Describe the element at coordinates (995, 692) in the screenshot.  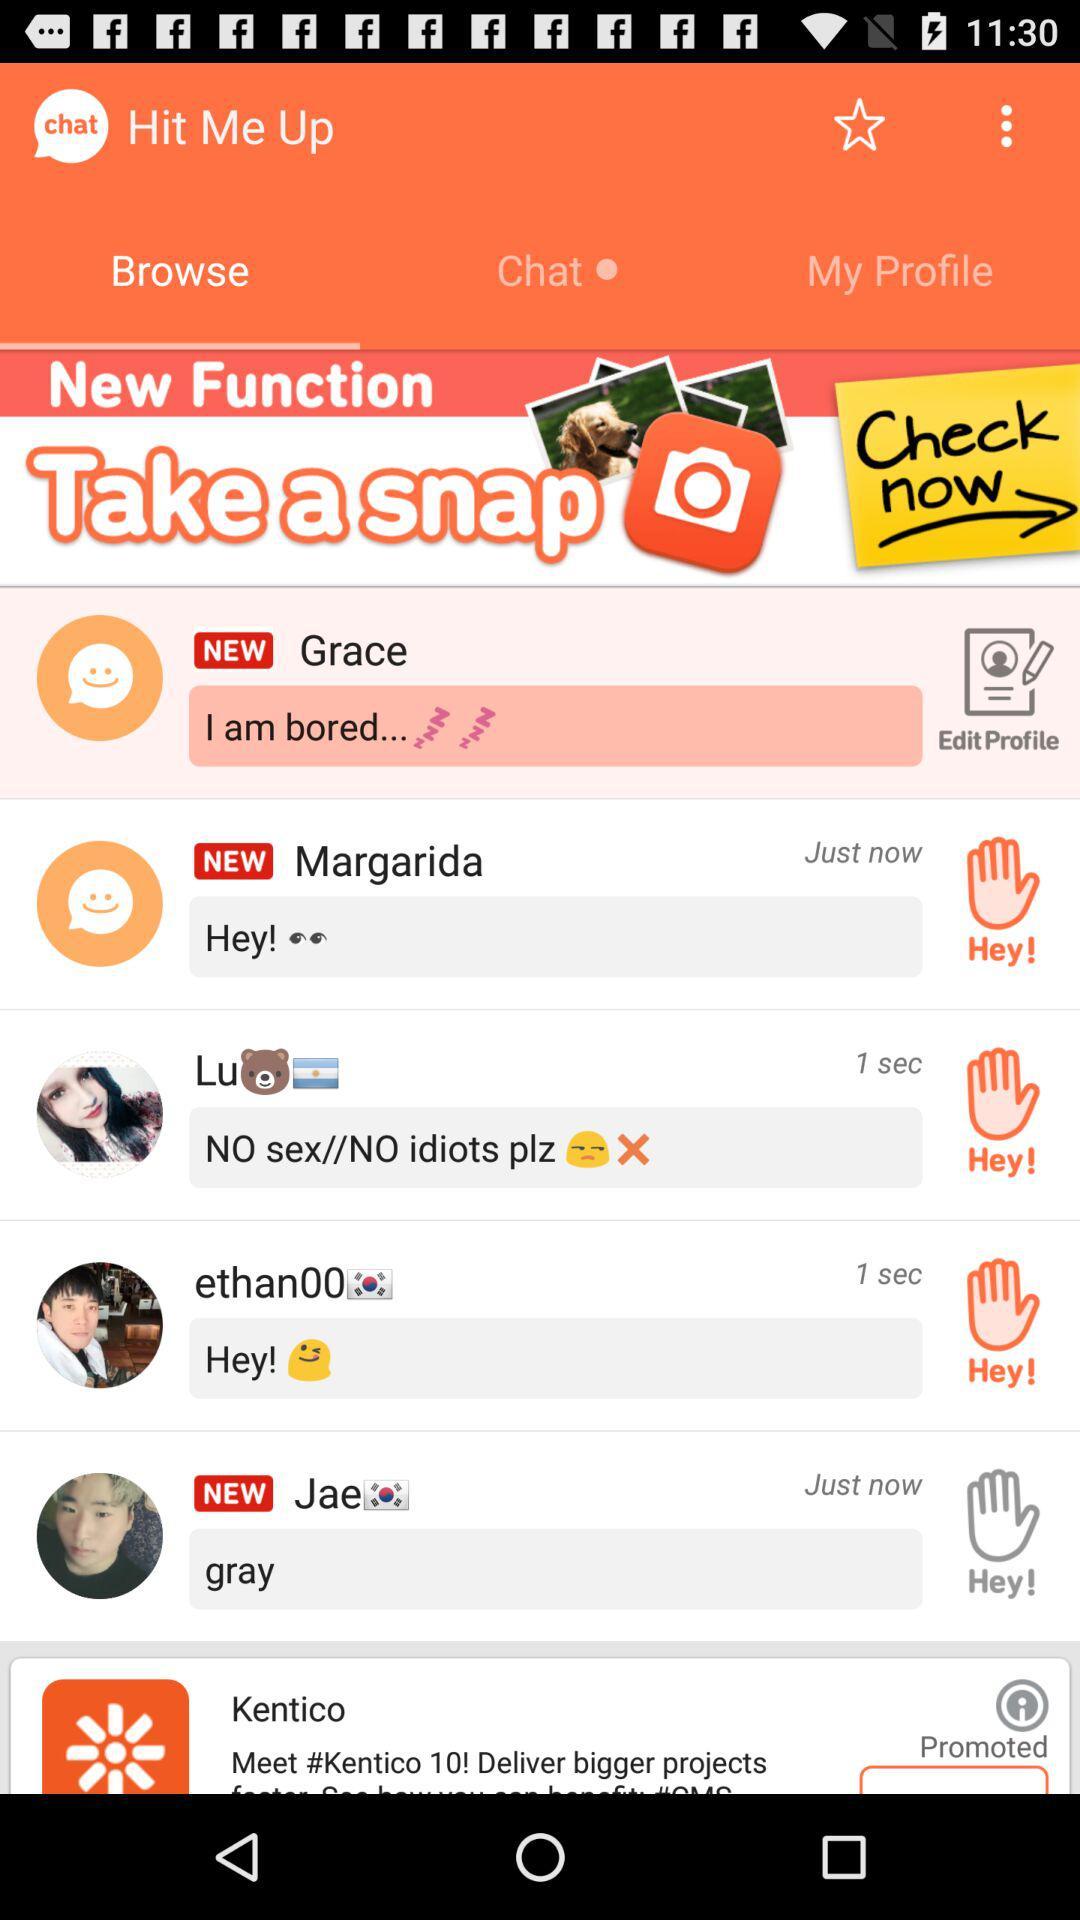
I see `edit profile` at that location.